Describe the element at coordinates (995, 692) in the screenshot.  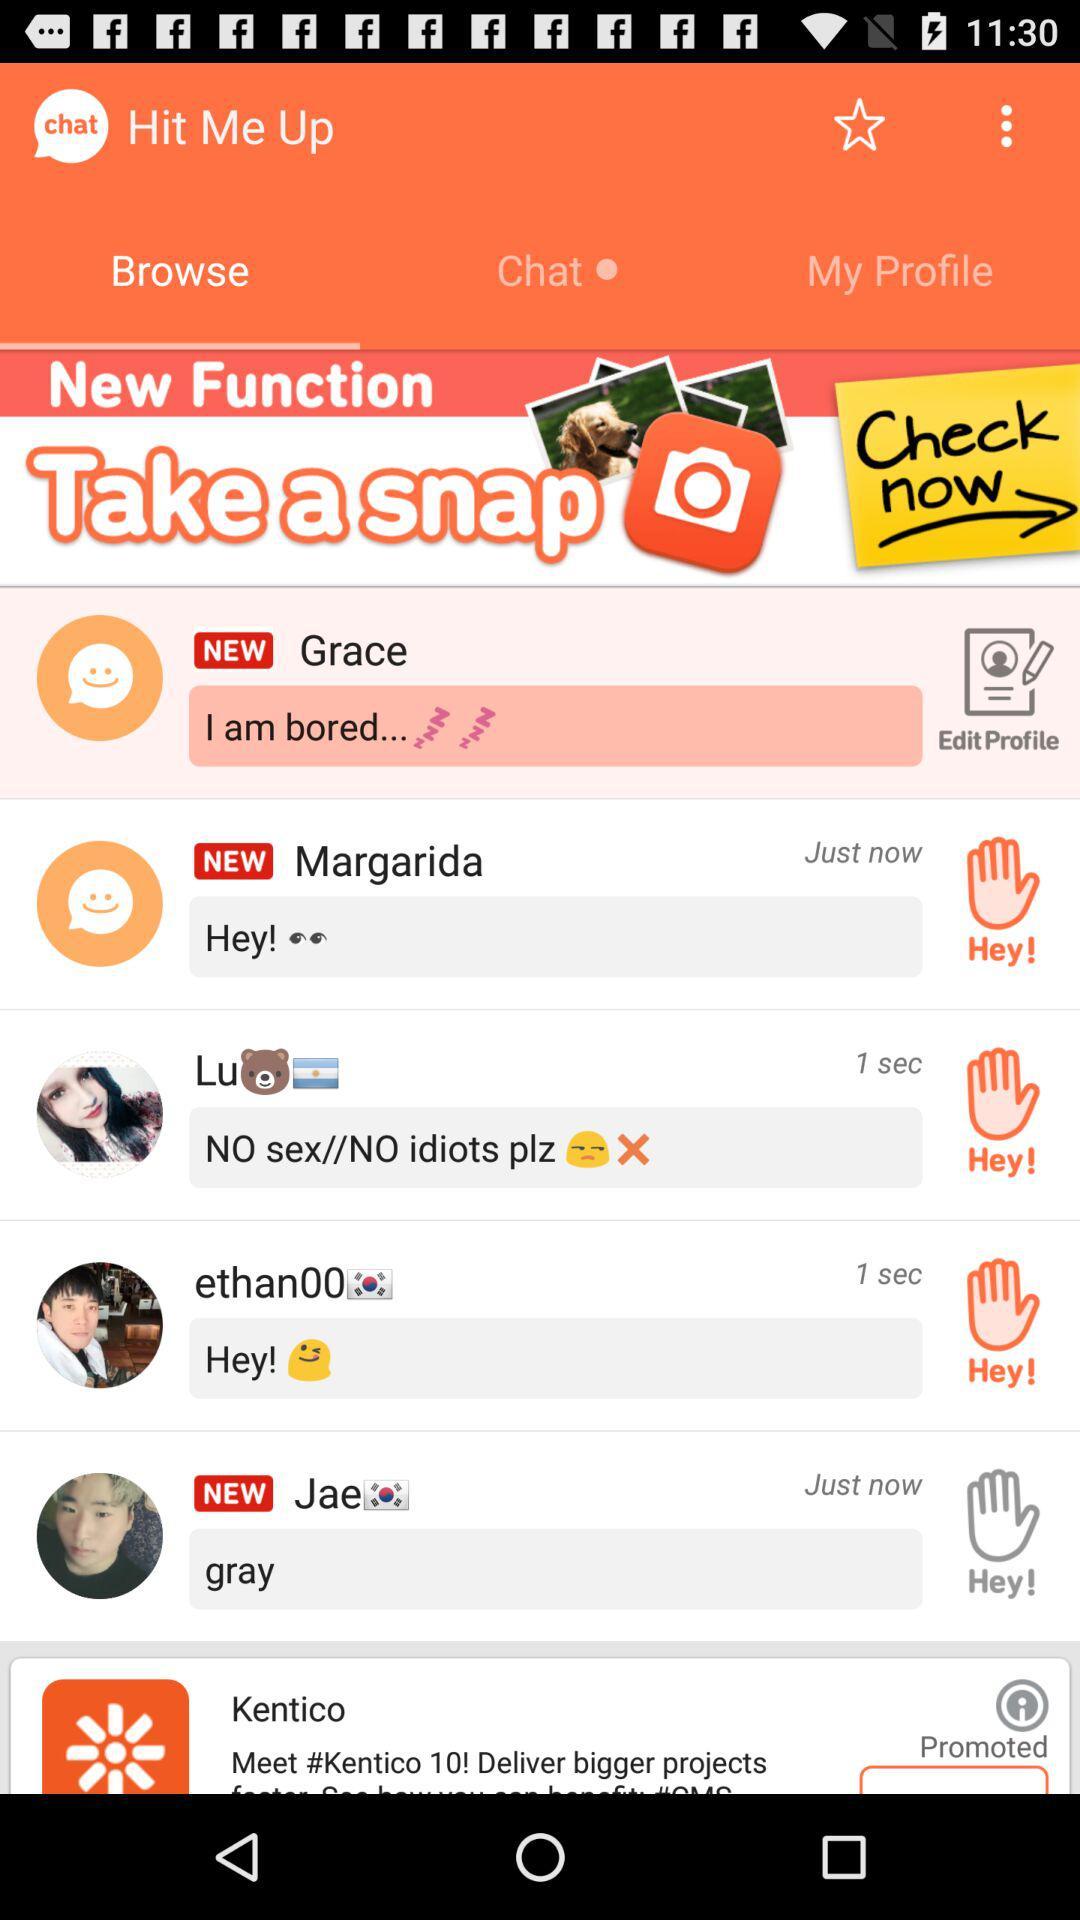
I see `edit profile` at that location.